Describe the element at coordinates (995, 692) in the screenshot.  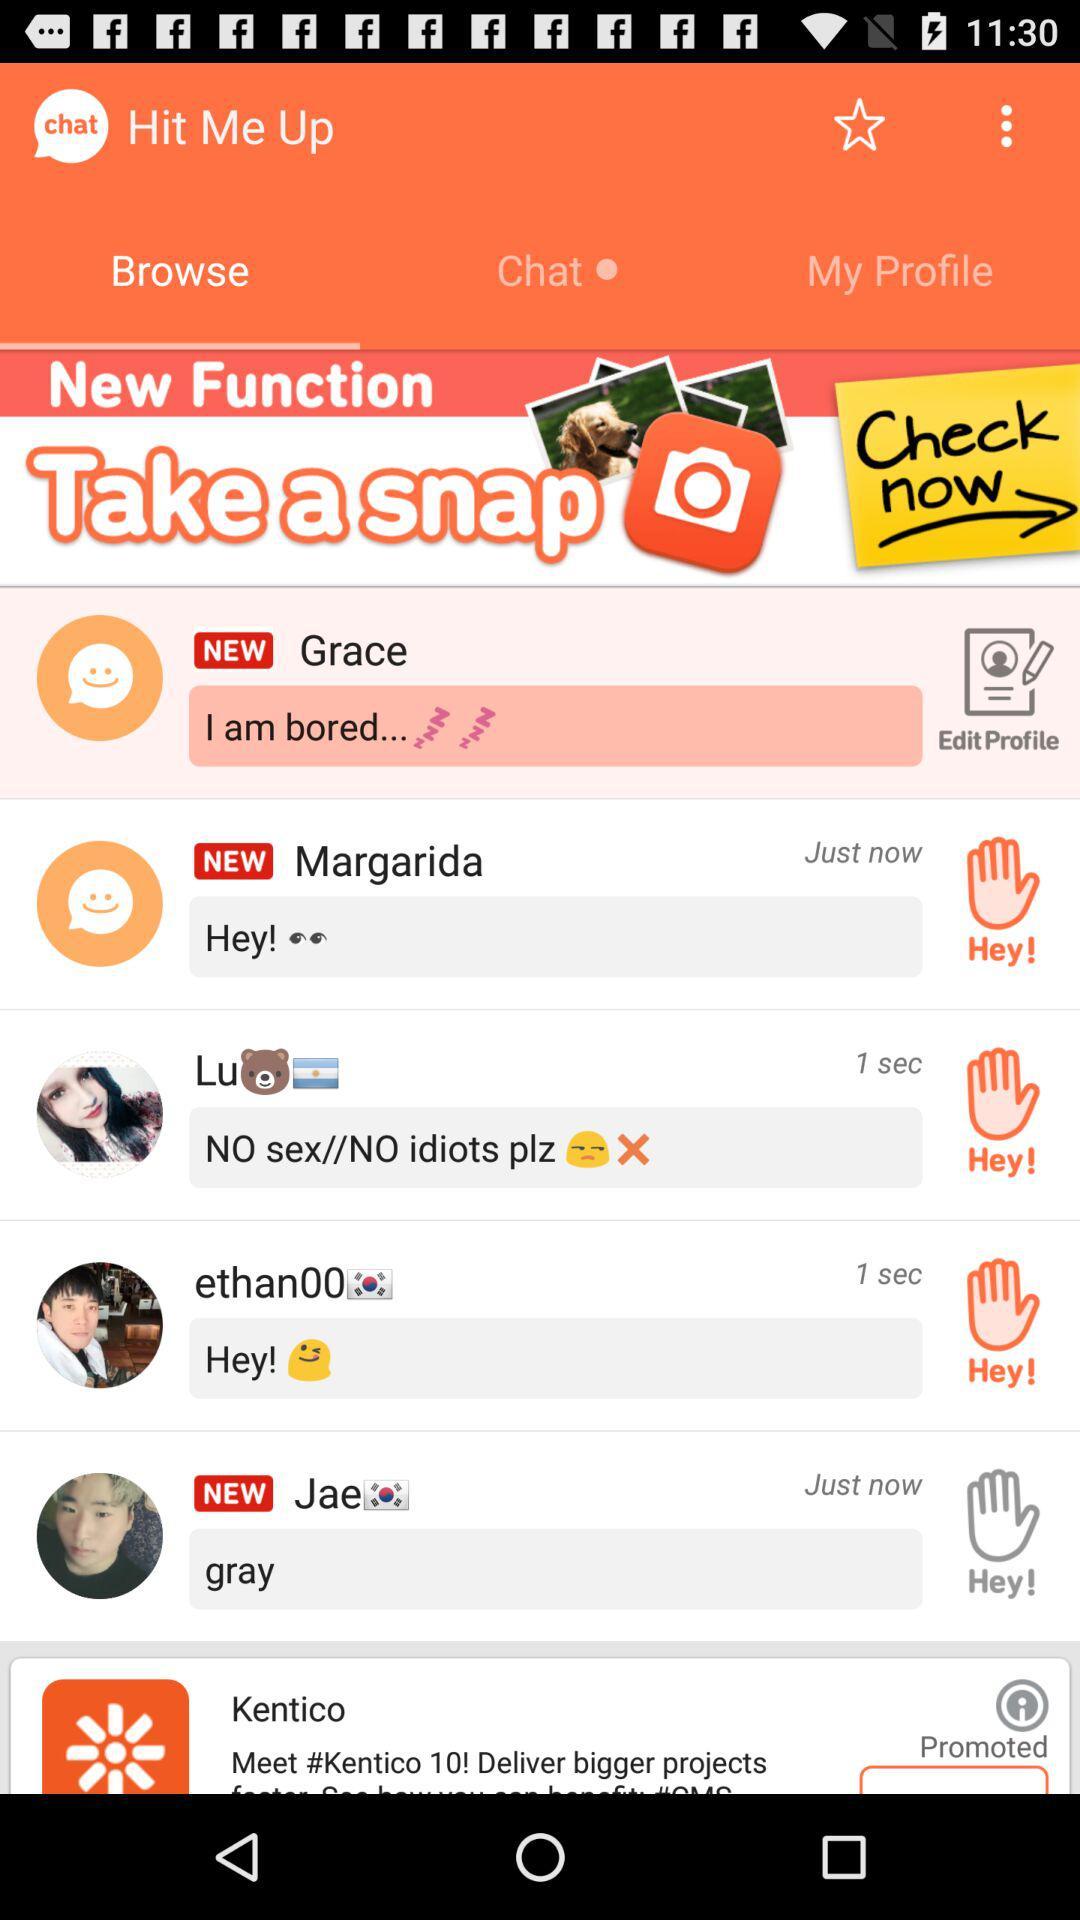
I see `edit profile` at that location.